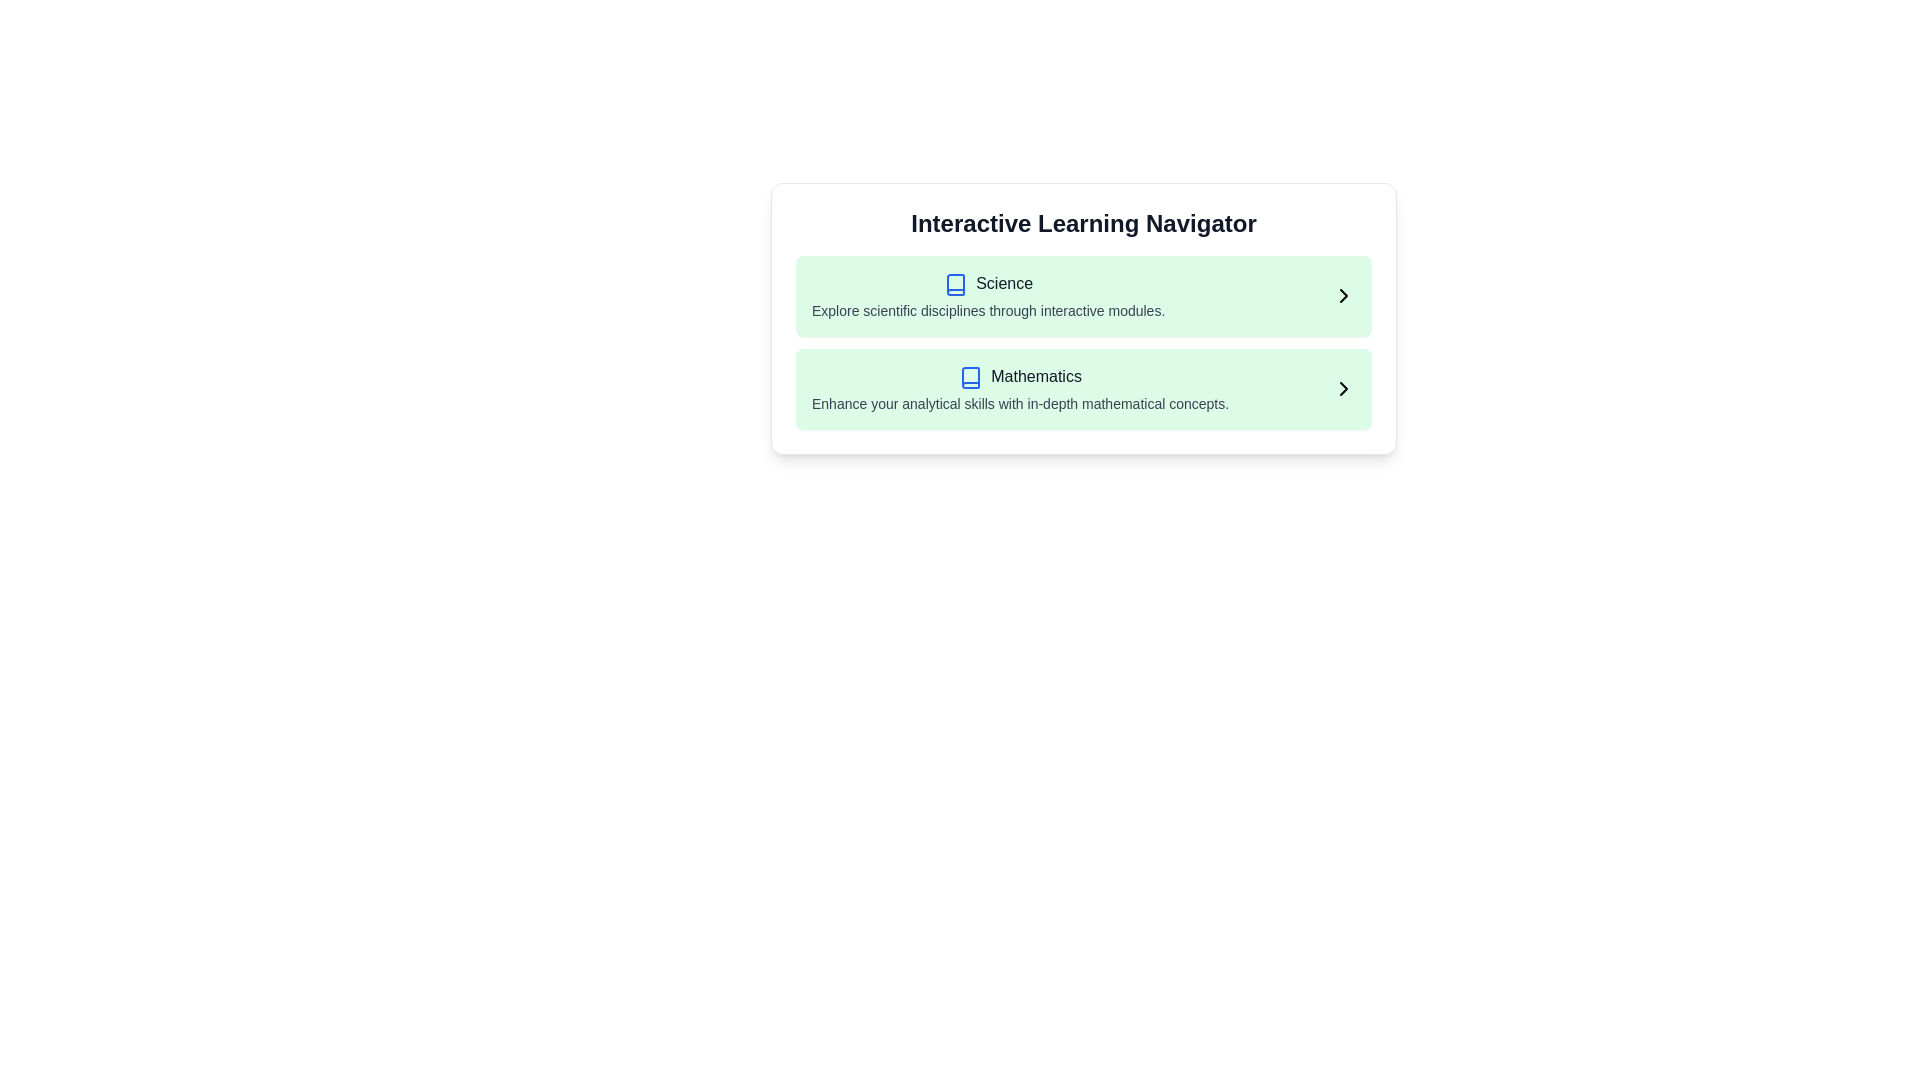 The height and width of the screenshot is (1080, 1920). Describe the element at coordinates (1344, 389) in the screenshot. I see `the navigation icon on the far right of the 'Mathematics' row in the 'Interactive Learning Navigator' to proceed to further details about Mathematics` at that location.